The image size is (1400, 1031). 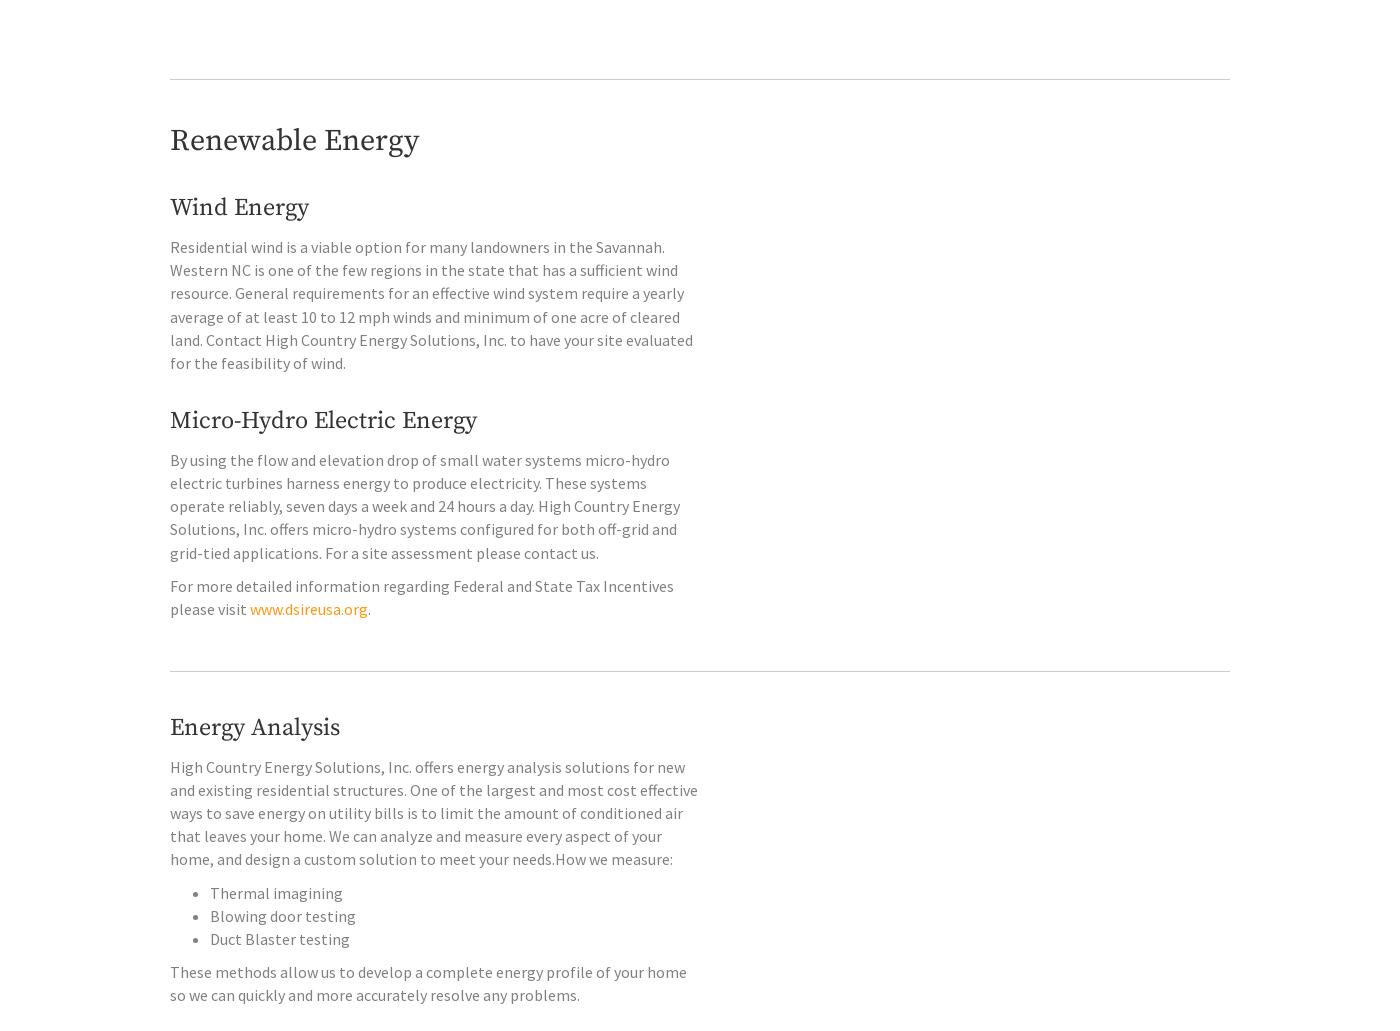 What do you see at coordinates (308, 650) in the screenshot?
I see `'www.dsireusa.org'` at bounding box center [308, 650].